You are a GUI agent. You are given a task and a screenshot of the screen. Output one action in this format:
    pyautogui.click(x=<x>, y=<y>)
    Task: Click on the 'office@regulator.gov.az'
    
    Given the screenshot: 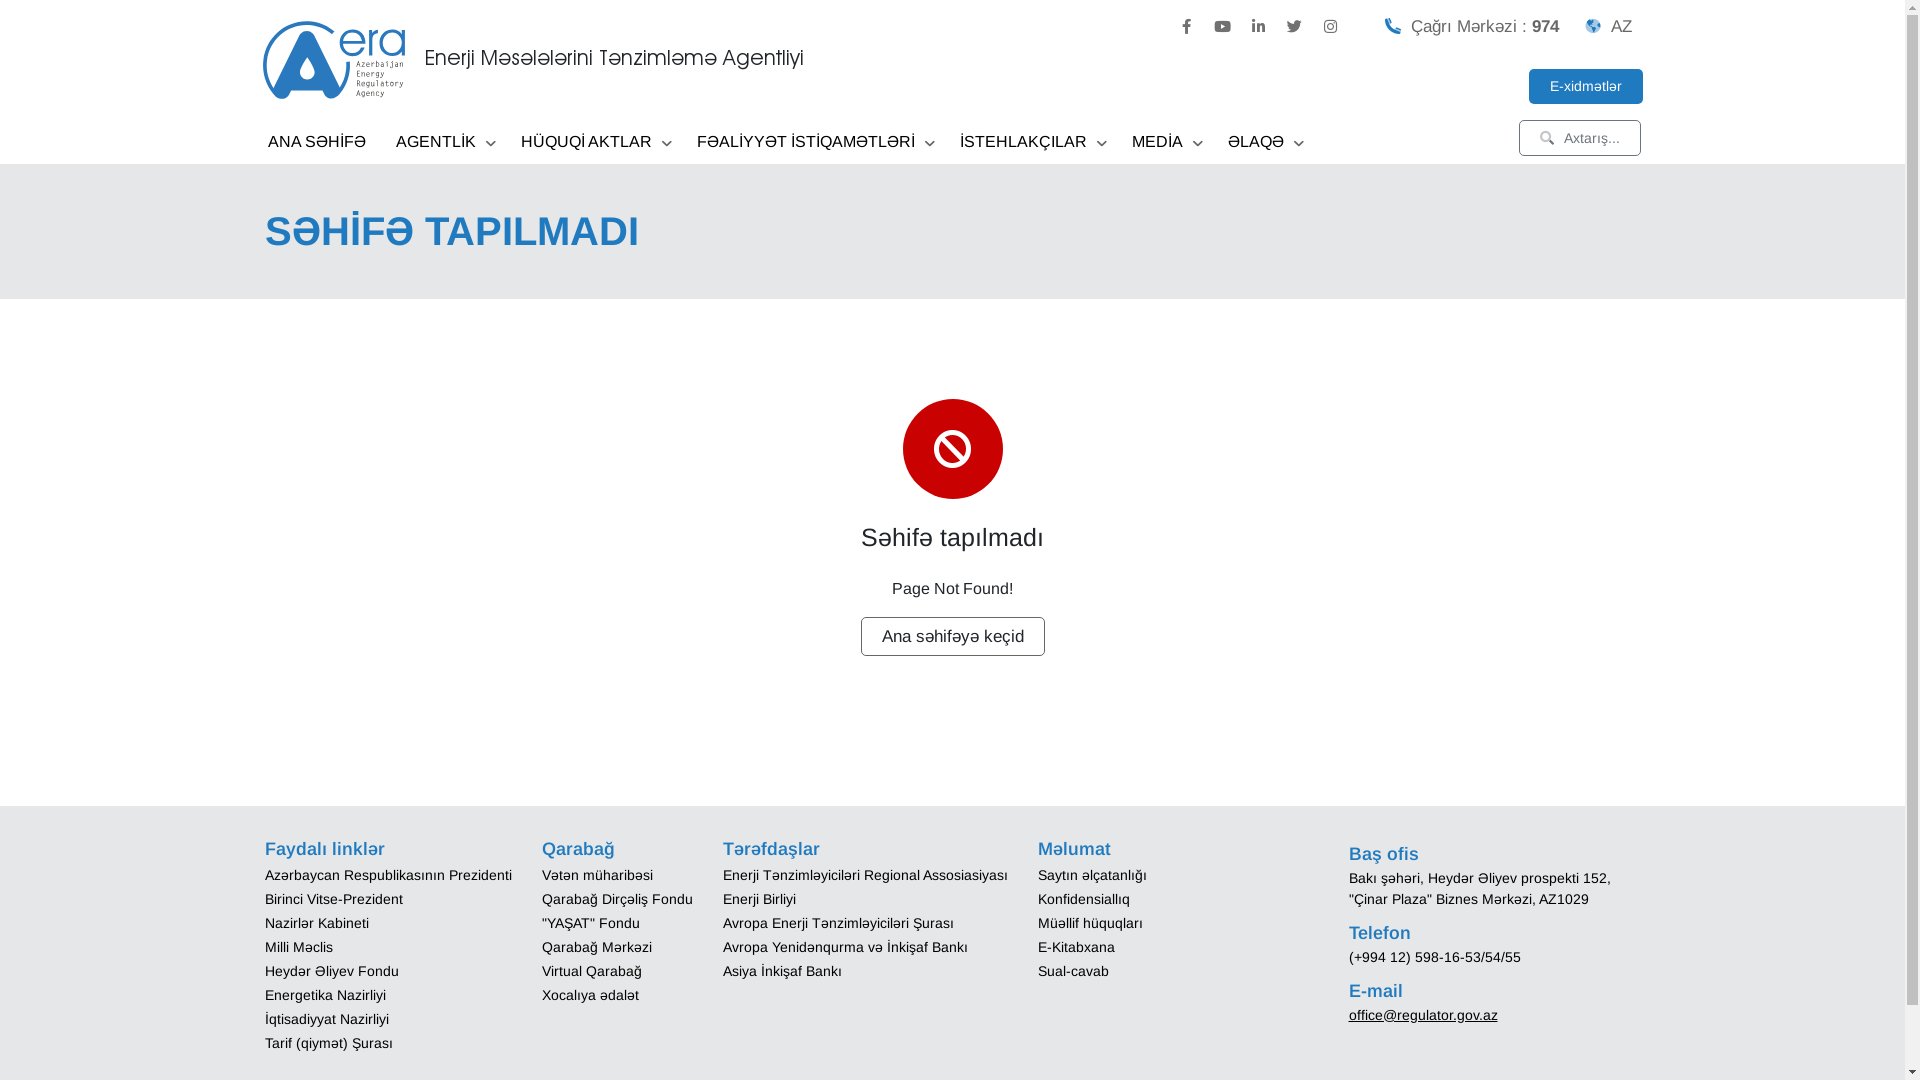 What is the action you would take?
    pyautogui.click(x=1348, y=1014)
    